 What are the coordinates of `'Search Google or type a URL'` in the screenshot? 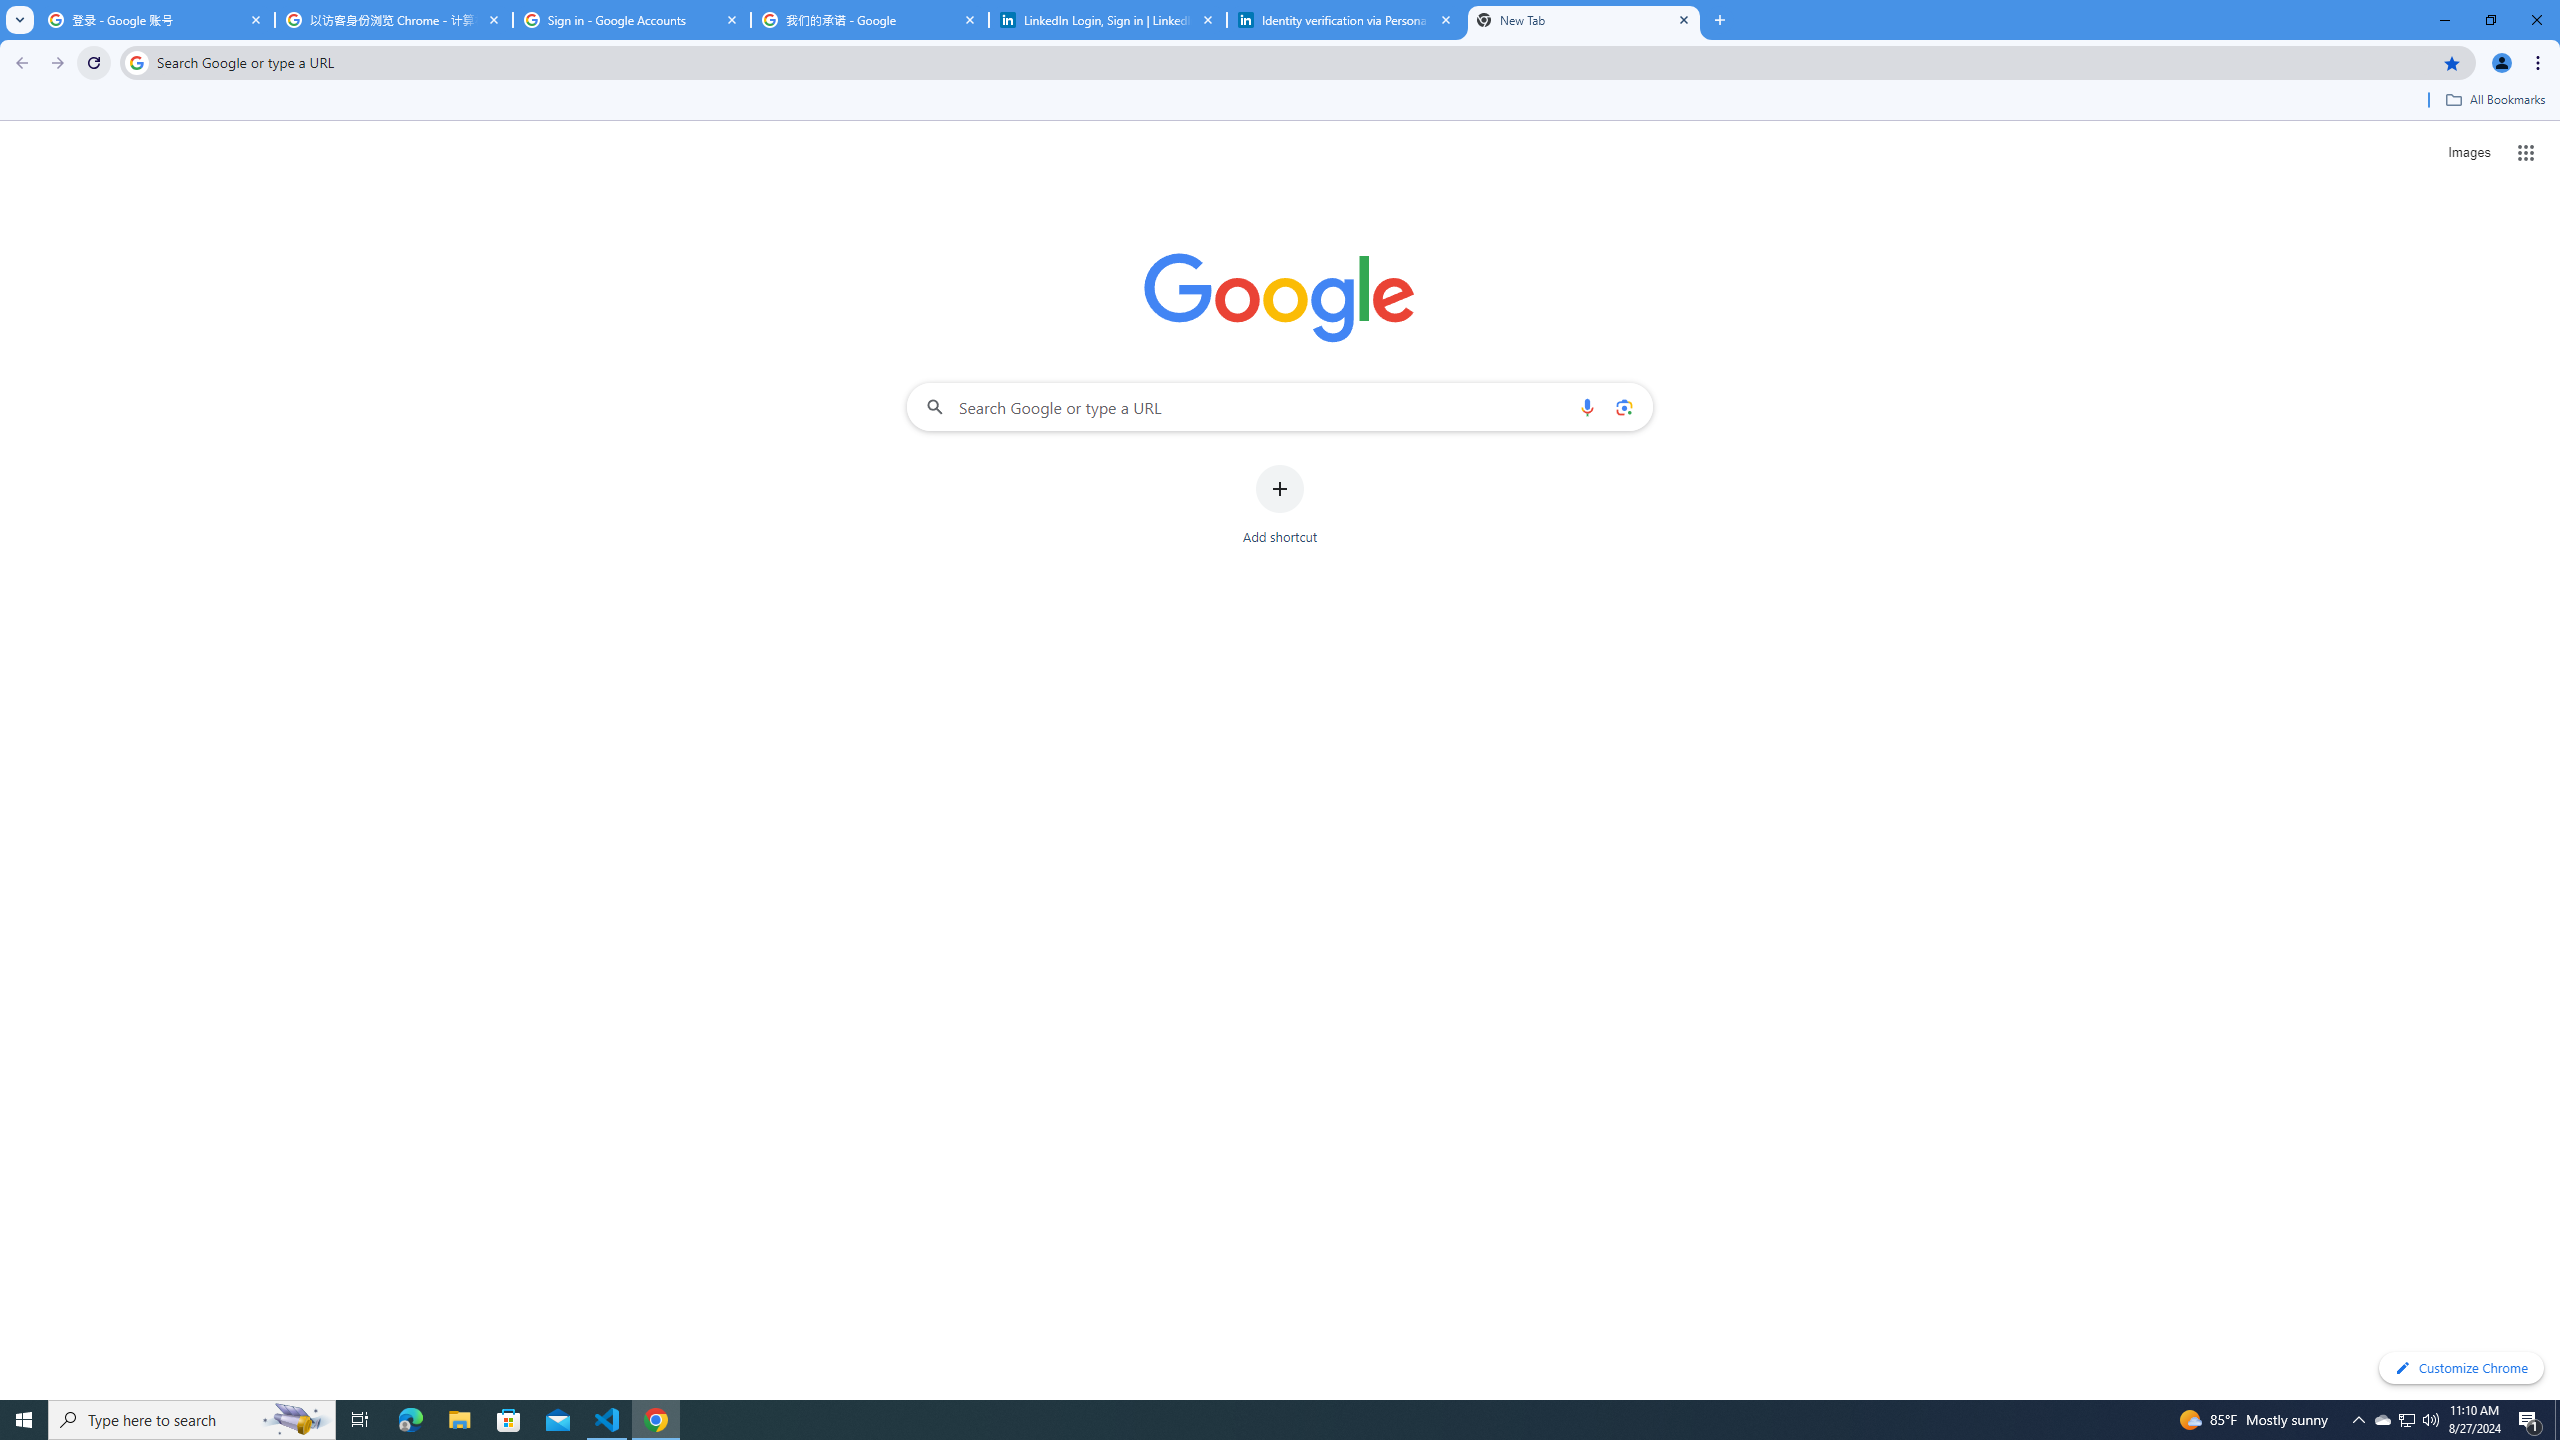 It's located at (1280, 405).